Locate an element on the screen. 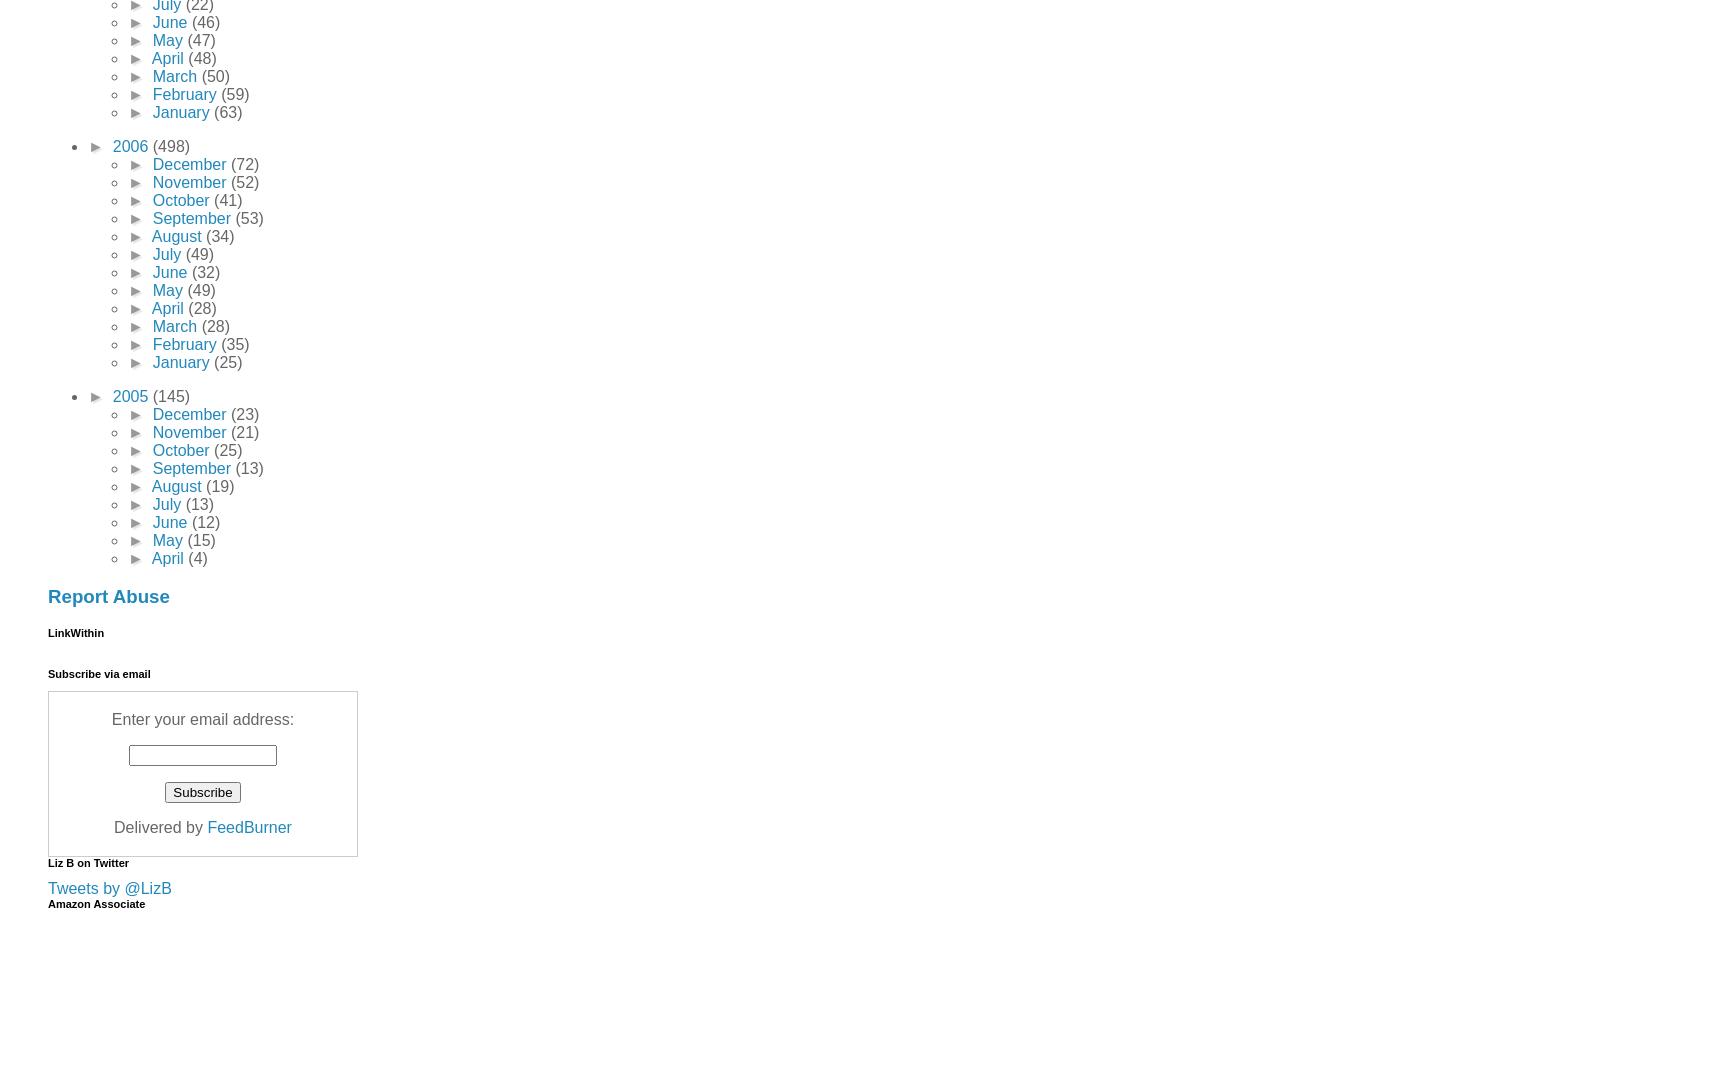 This screenshot has height=1076, width=1709. '(21)' is located at coordinates (243, 431).